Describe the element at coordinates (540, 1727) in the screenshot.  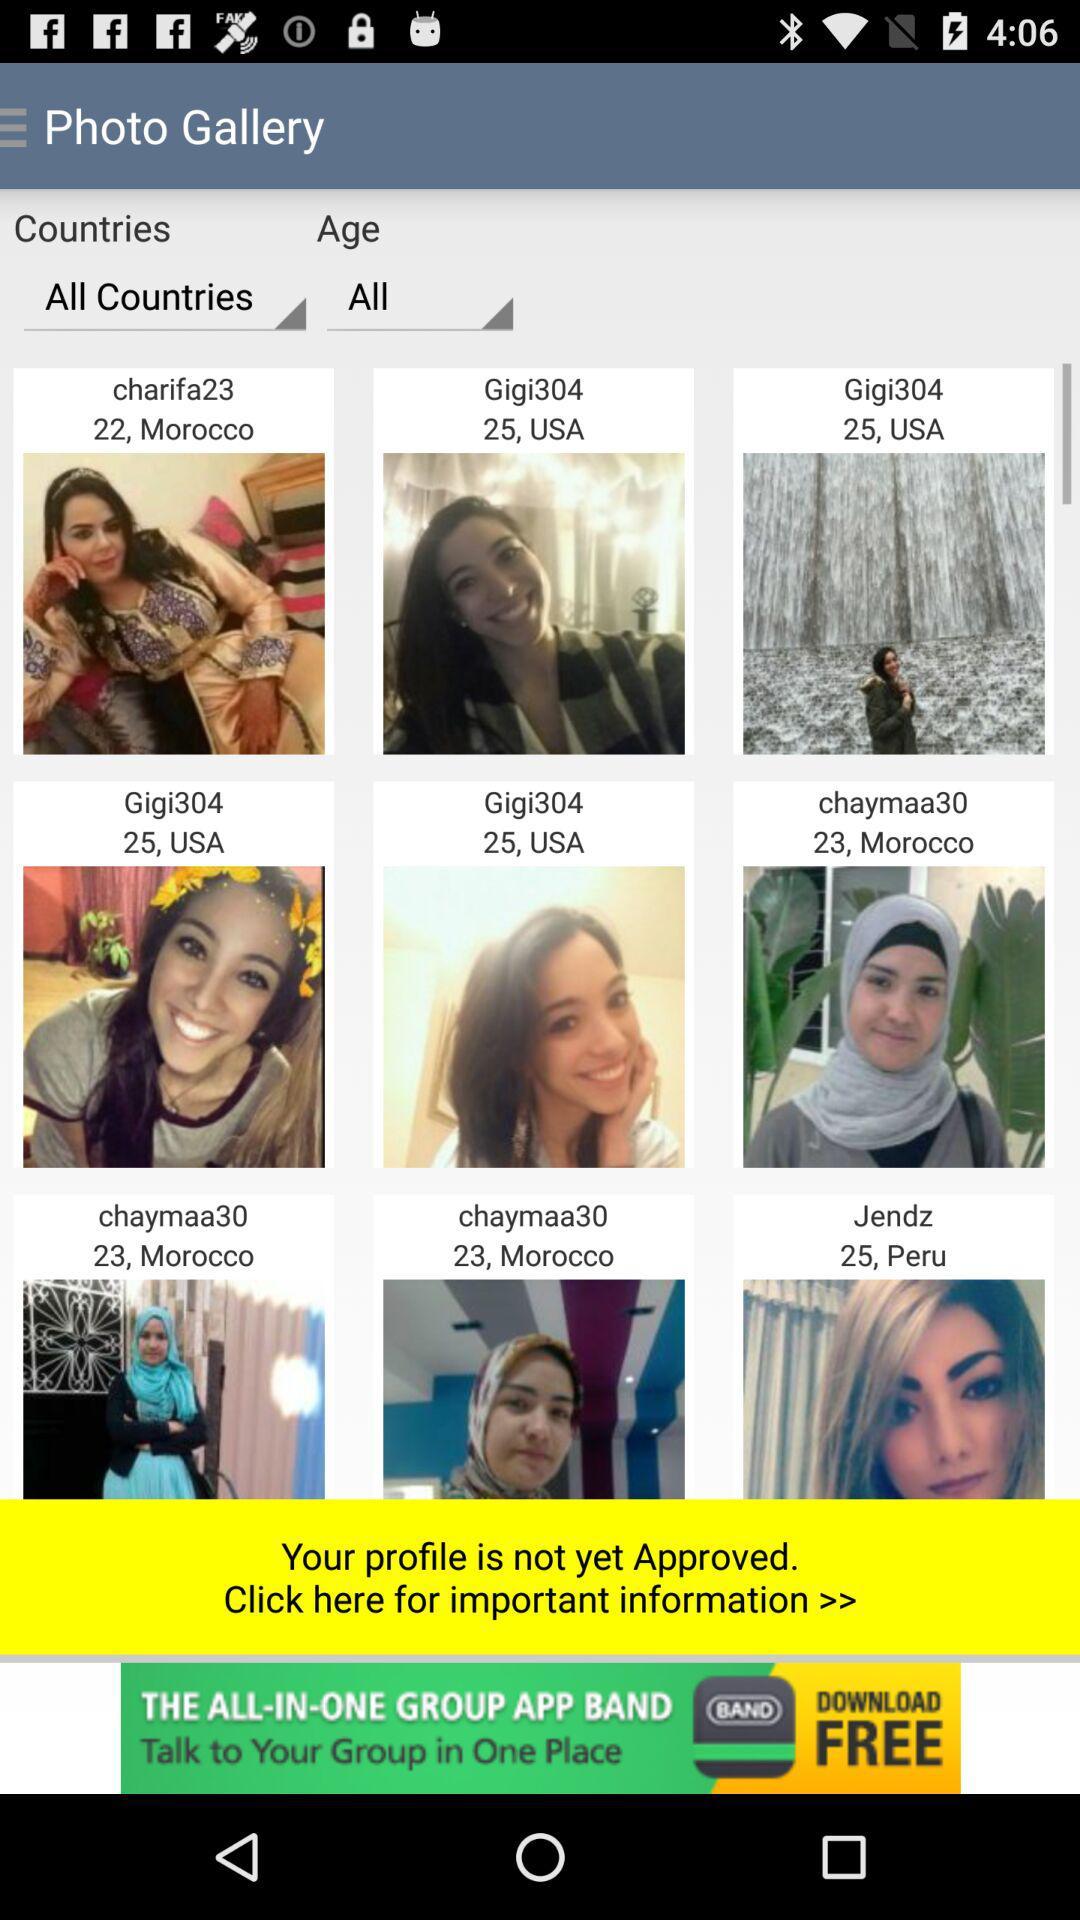
I see `page` at that location.